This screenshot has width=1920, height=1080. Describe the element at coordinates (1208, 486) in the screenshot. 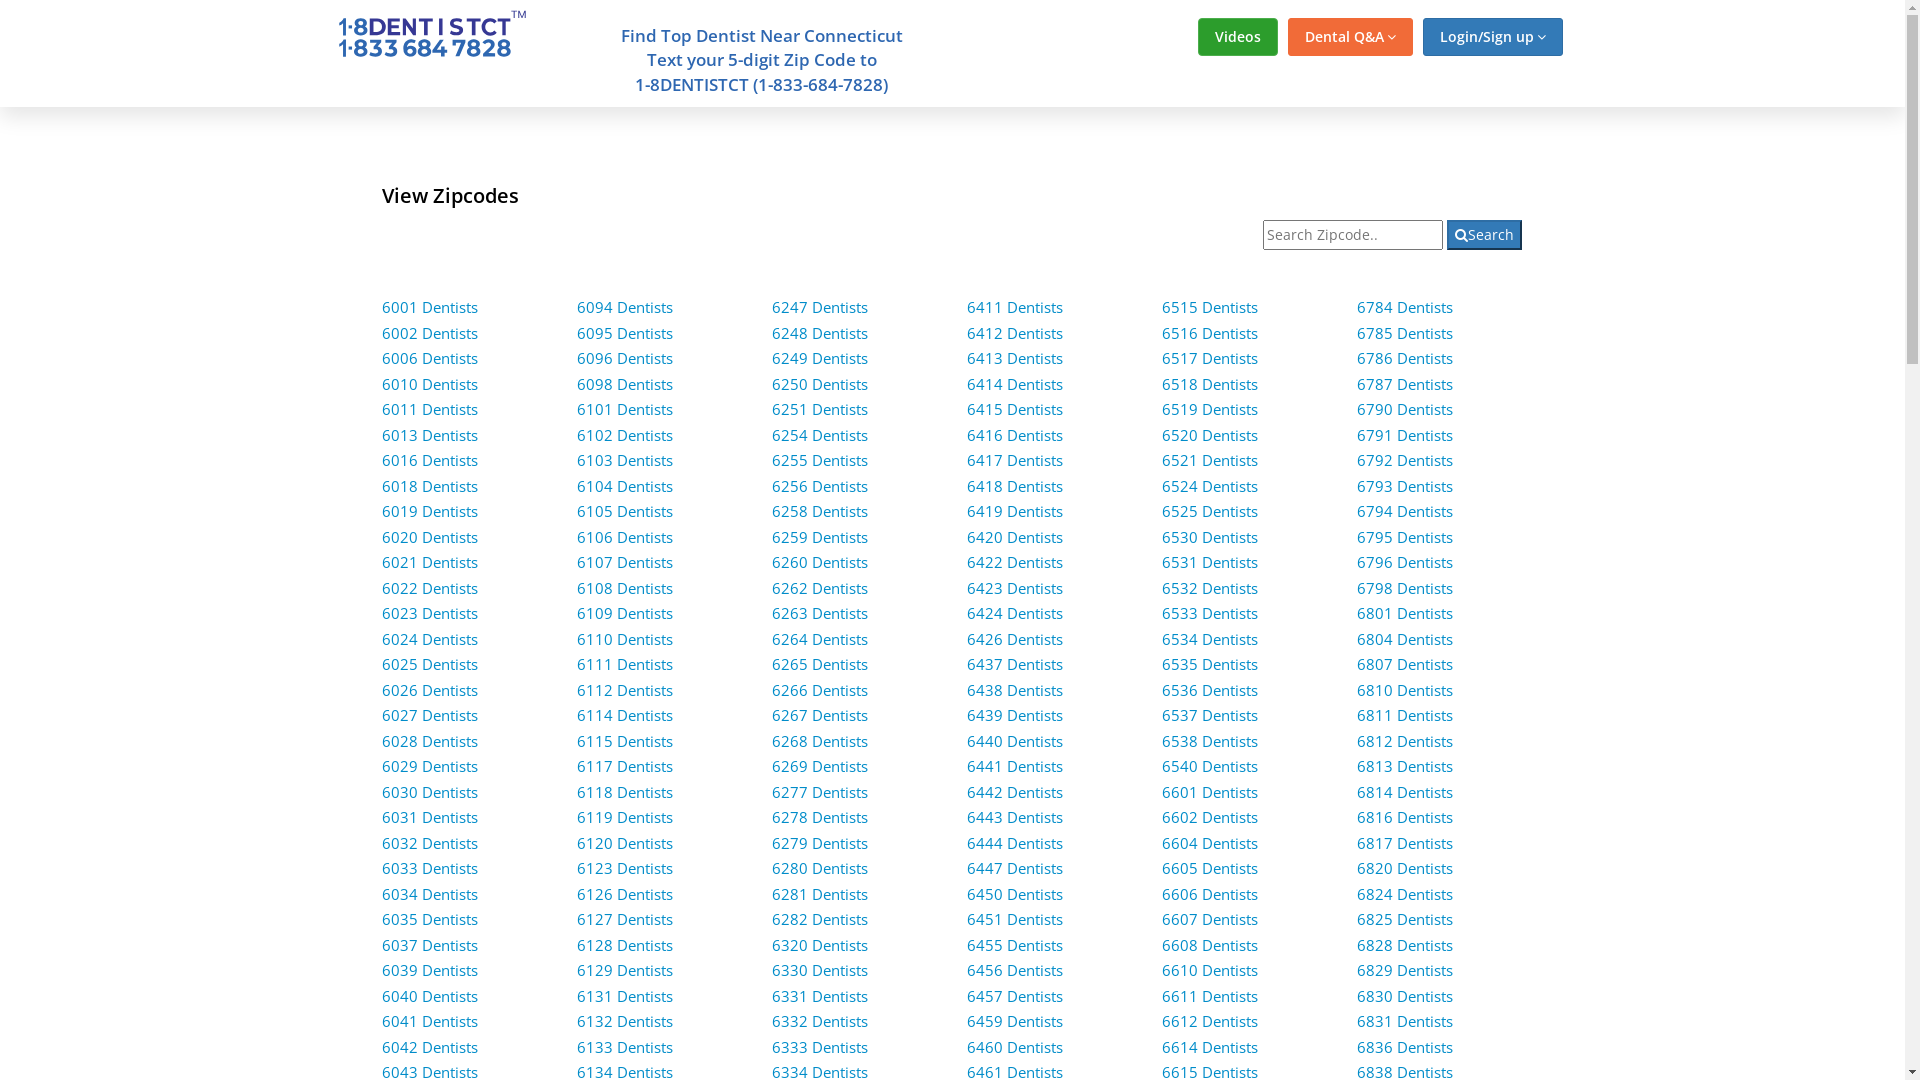

I see `'6524 Dentists'` at that location.